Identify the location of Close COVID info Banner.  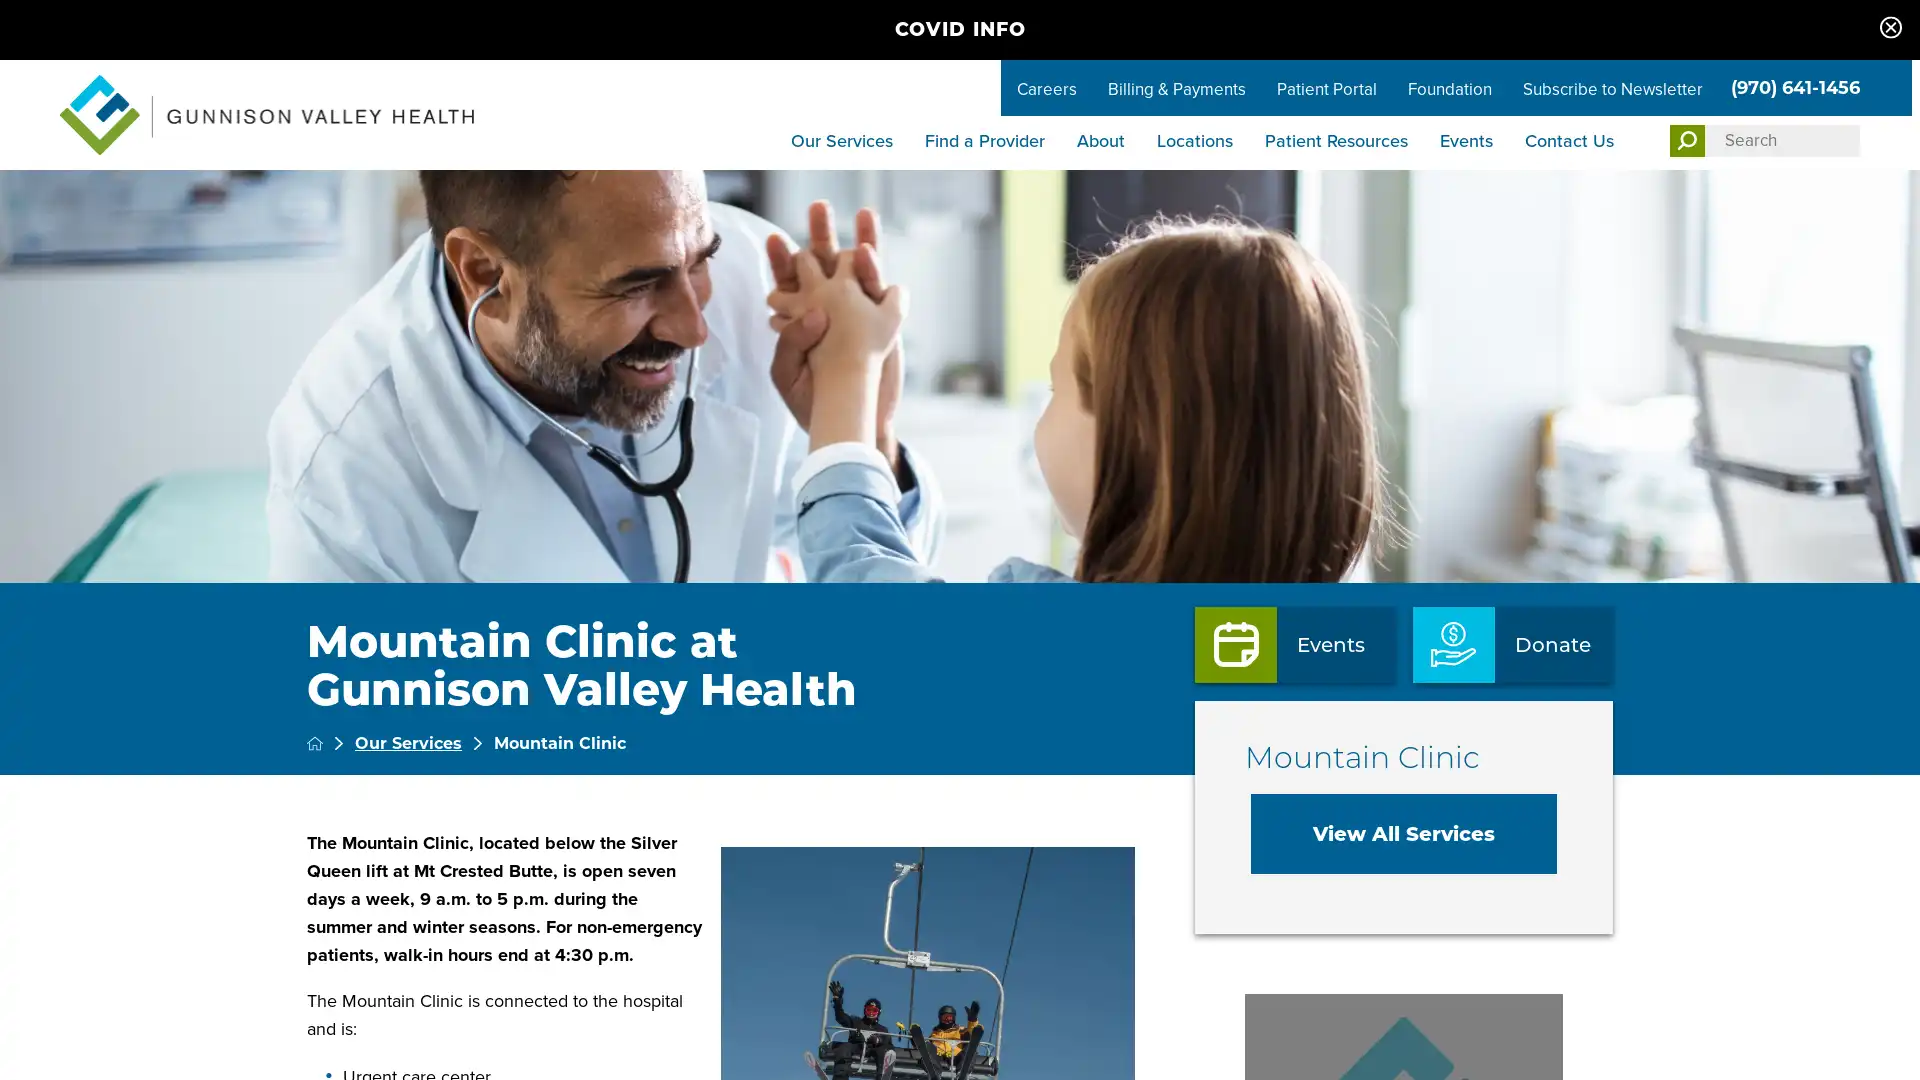
(1890, 28).